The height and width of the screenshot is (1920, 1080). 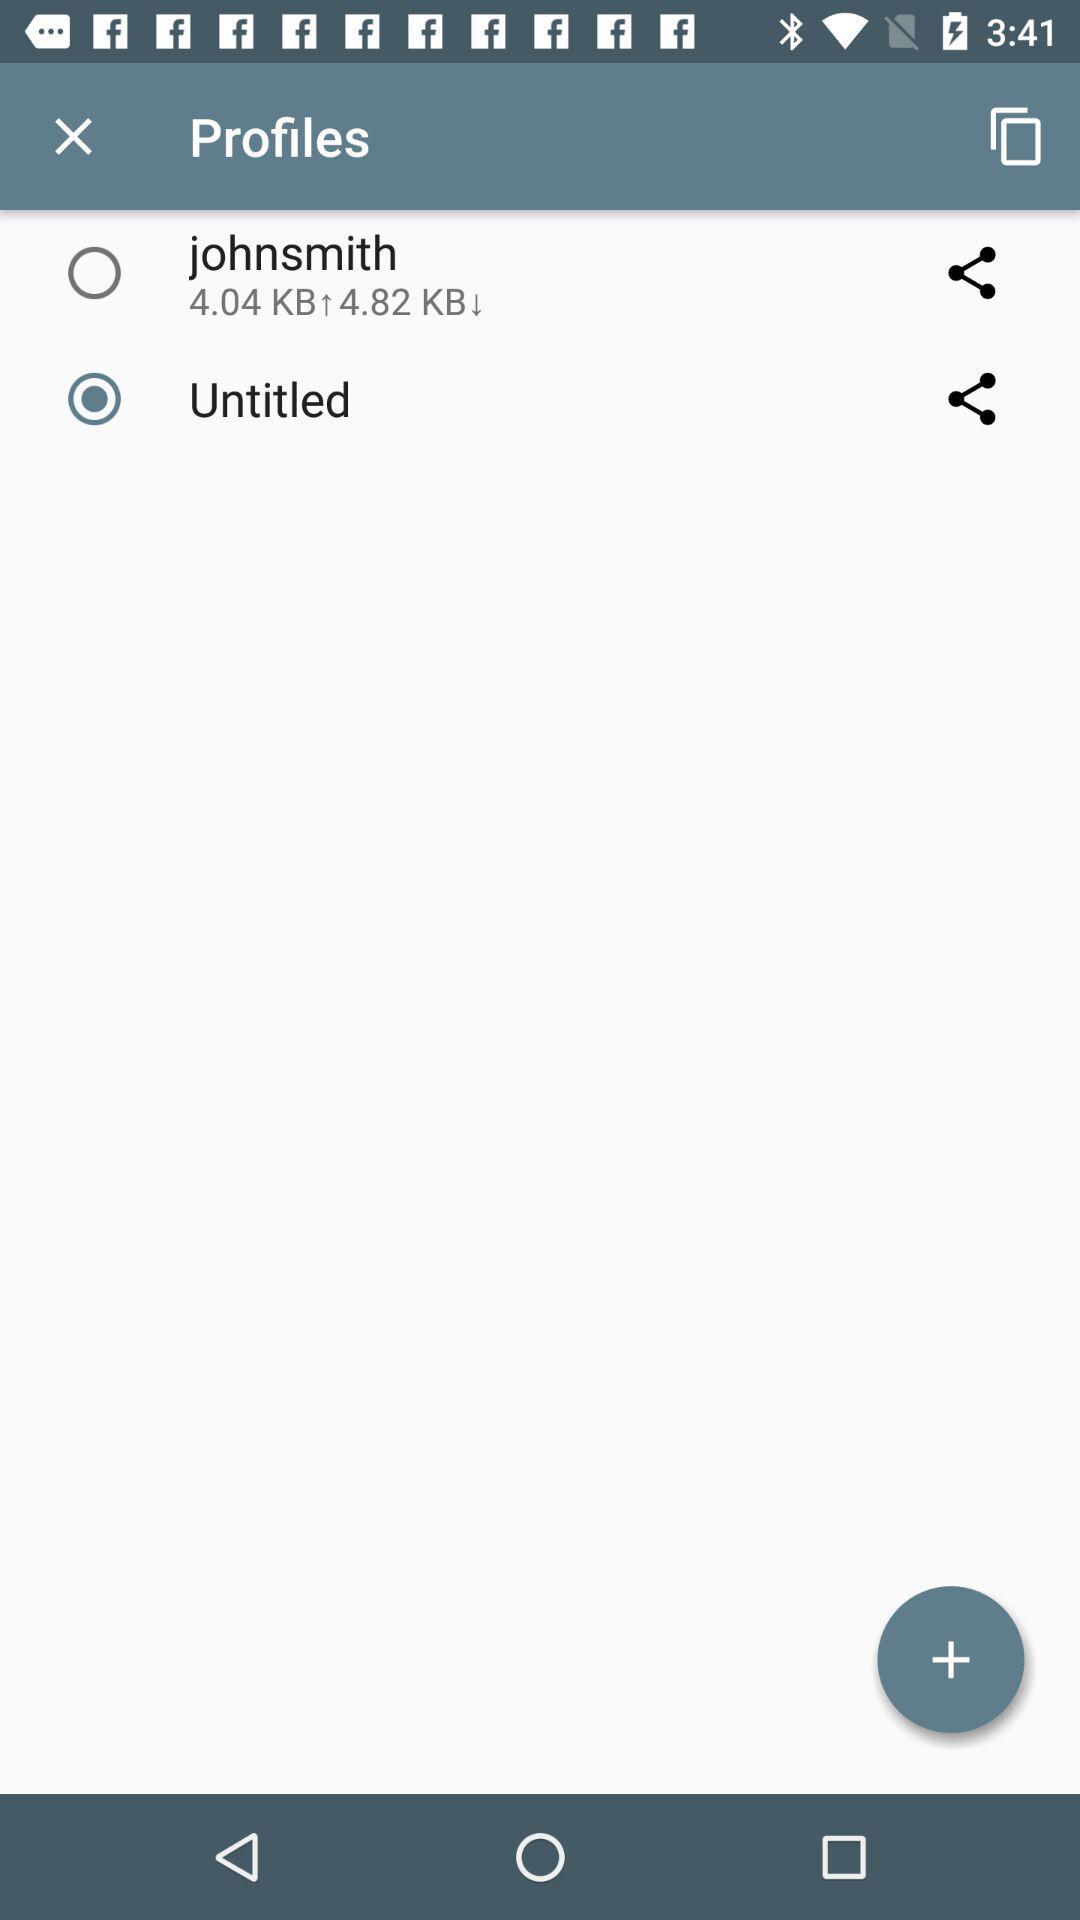 What do you see at coordinates (72, 135) in the screenshot?
I see `exit` at bounding box center [72, 135].